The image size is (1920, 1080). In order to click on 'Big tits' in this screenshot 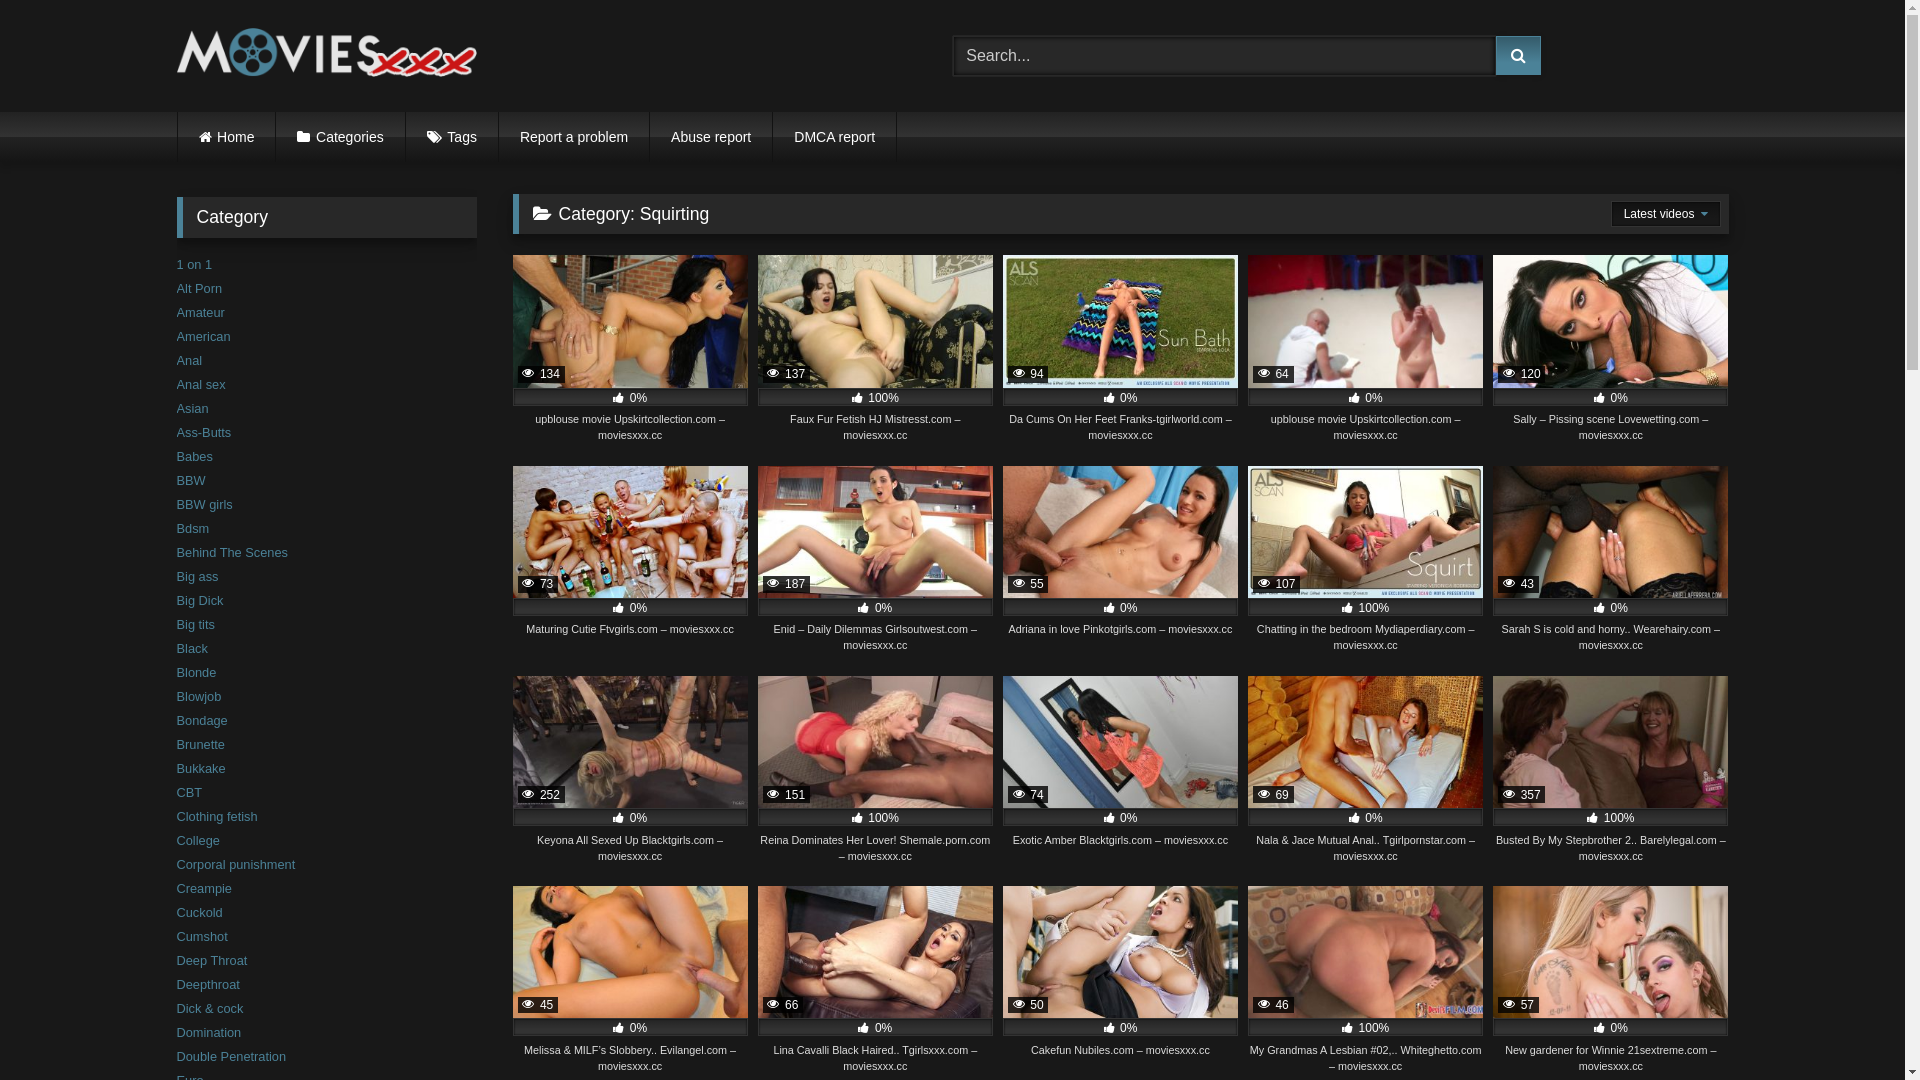, I will do `click(195, 623)`.